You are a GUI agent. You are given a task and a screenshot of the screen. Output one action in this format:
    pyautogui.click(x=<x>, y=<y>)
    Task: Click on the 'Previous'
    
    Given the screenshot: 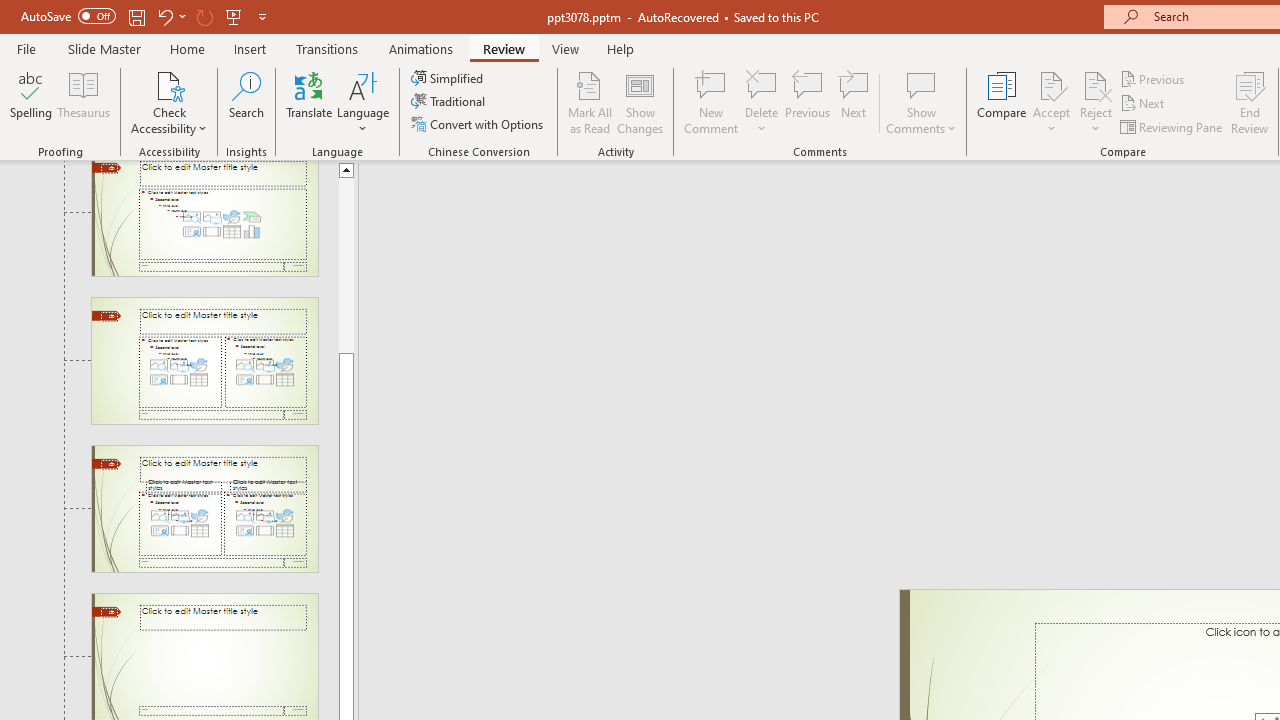 What is the action you would take?
    pyautogui.click(x=1153, y=78)
    